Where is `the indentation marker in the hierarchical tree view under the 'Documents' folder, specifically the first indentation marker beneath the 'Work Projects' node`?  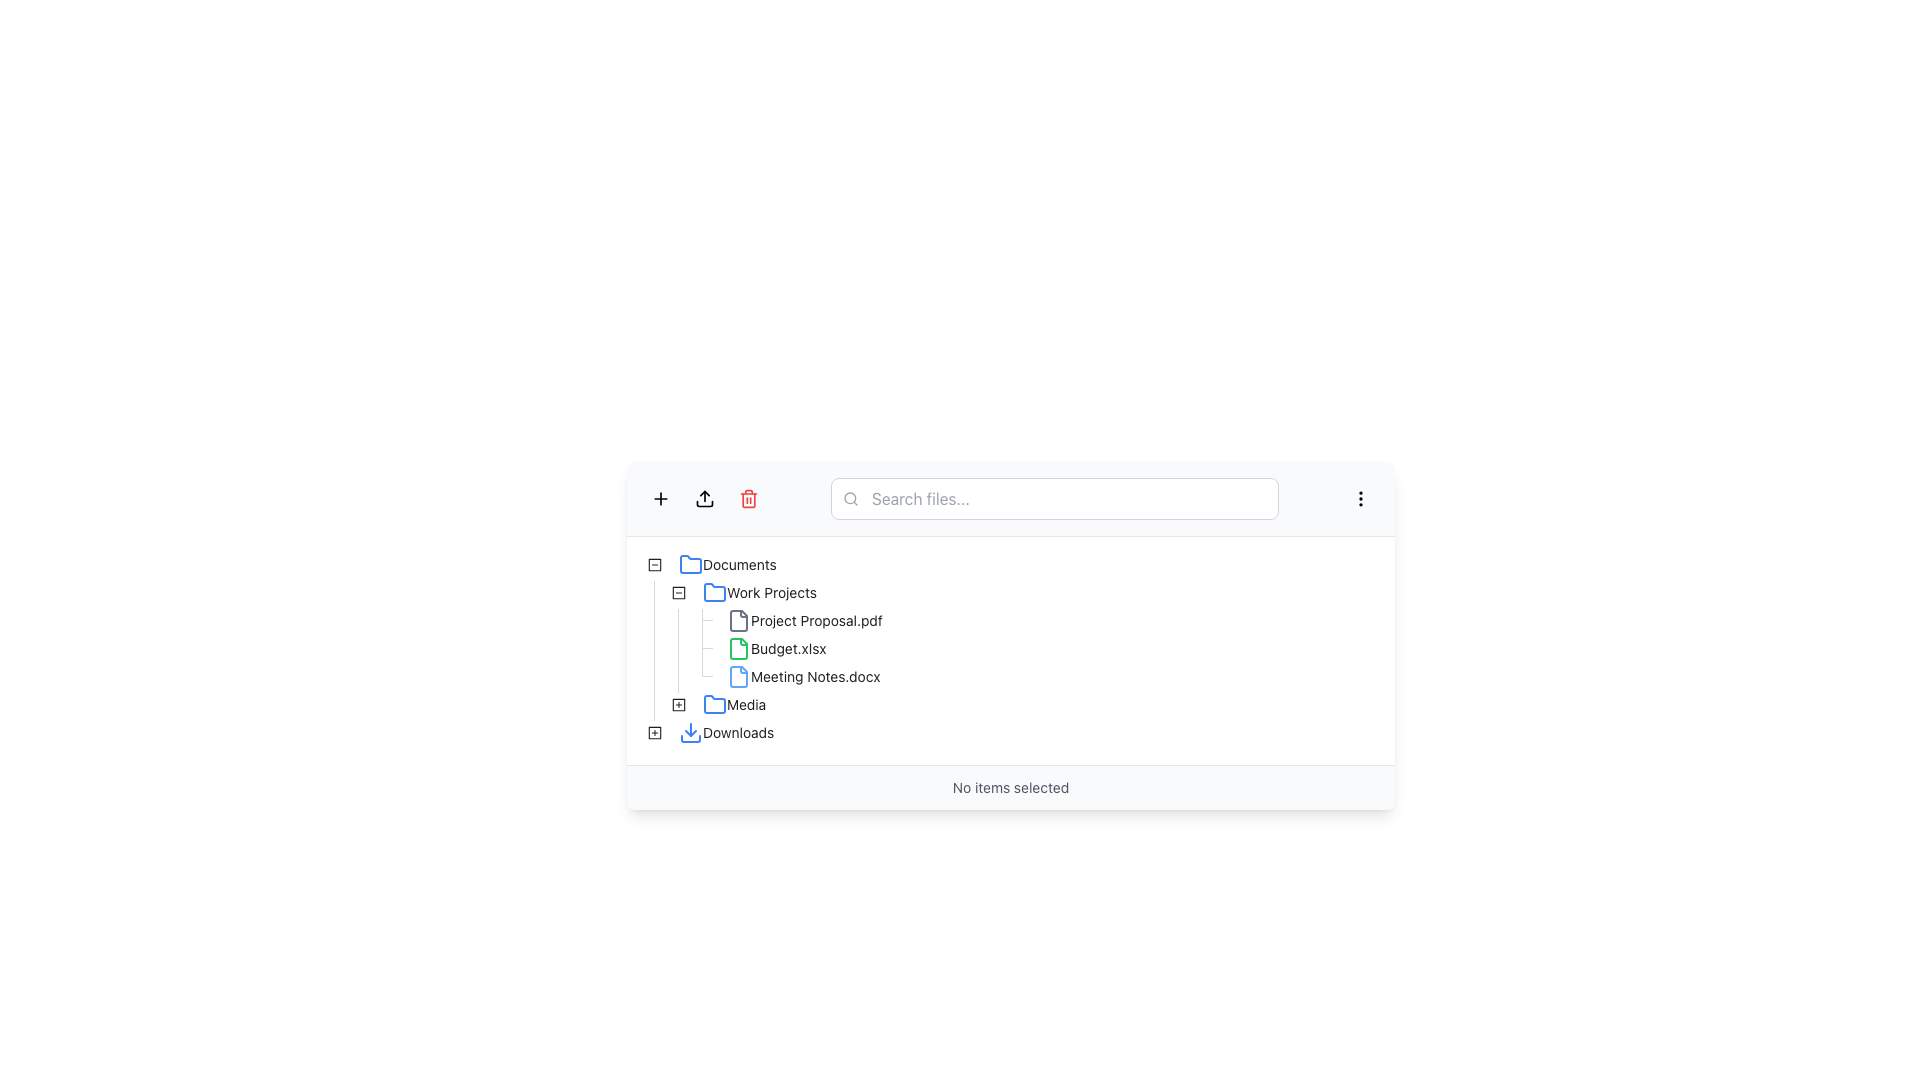 the indentation marker in the hierarchical tree view under the 'Documents' folder, specifically the first indentation marker beneath the 'Work Projects' node is located at coordinates (654, 648).